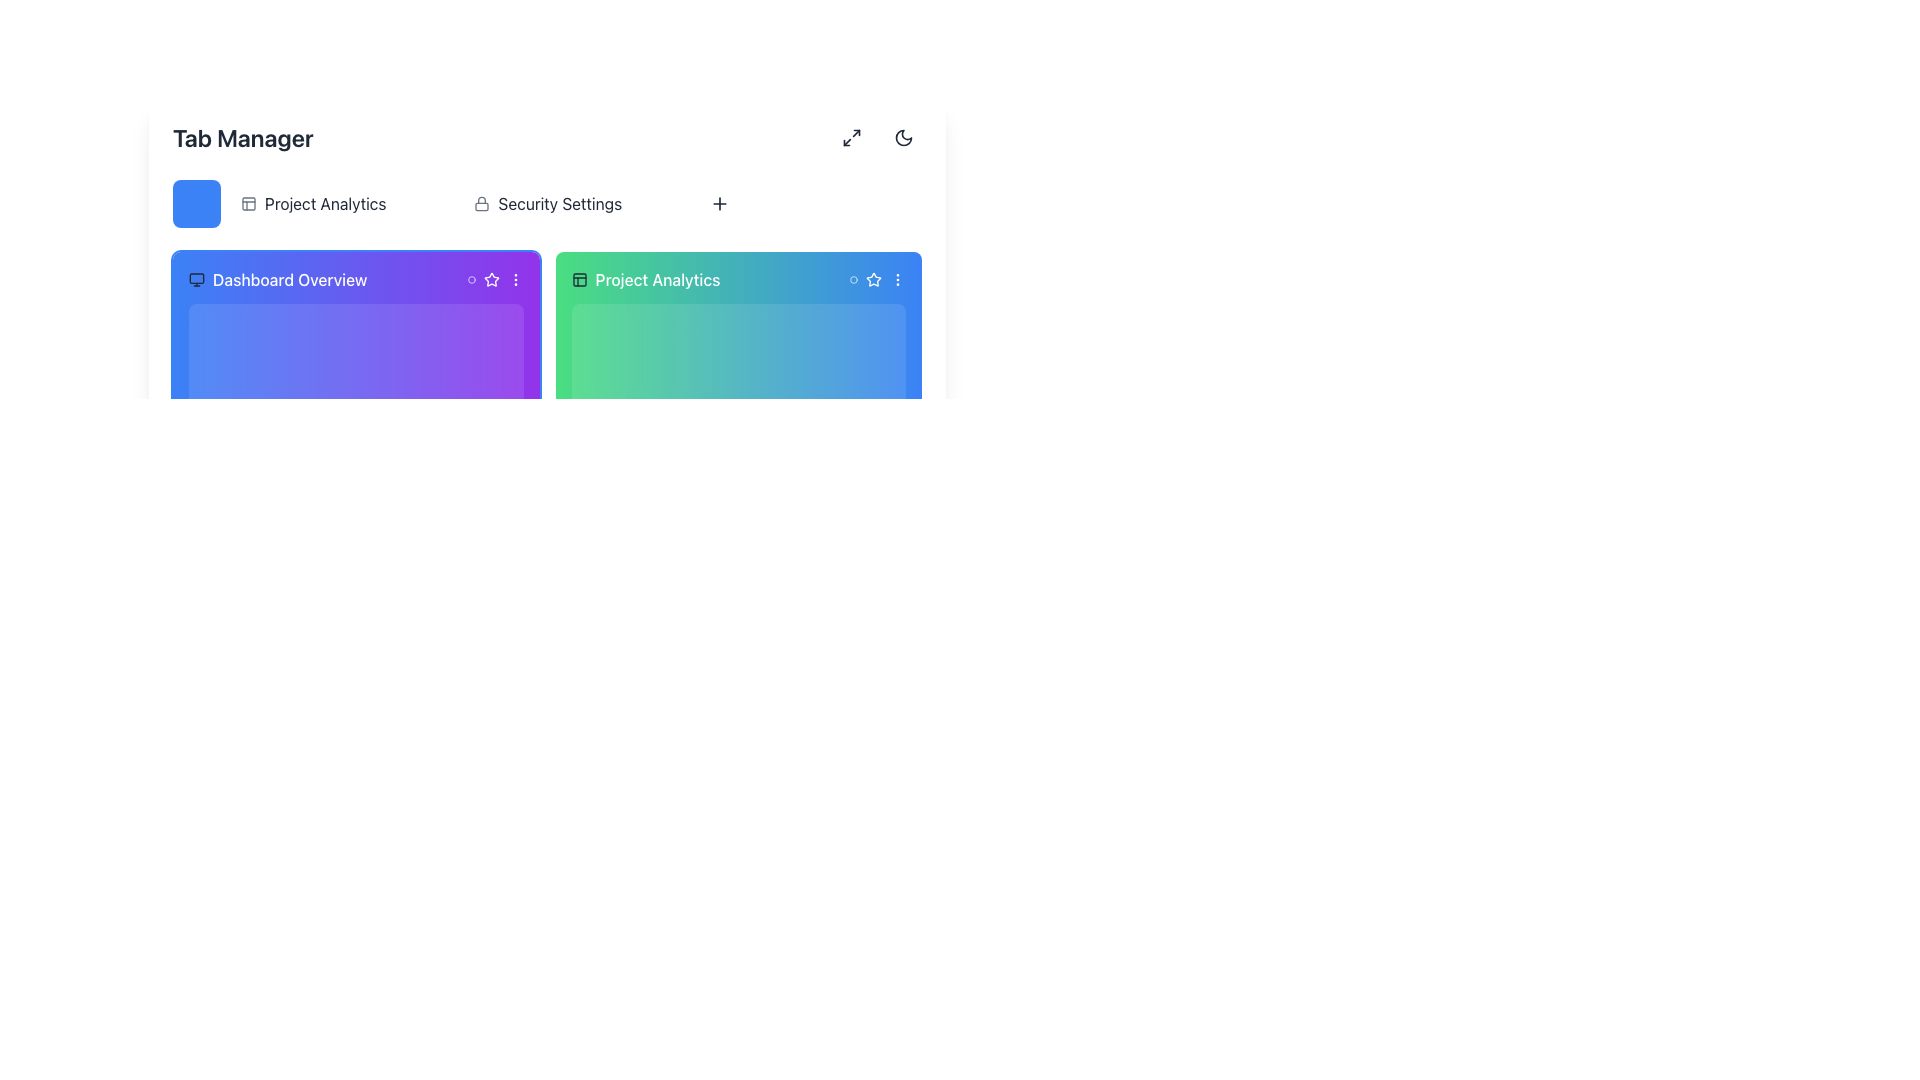  I want to click on the 'Project Analytics' button, which features an icon resembling a stylized page, so click(312, 204).